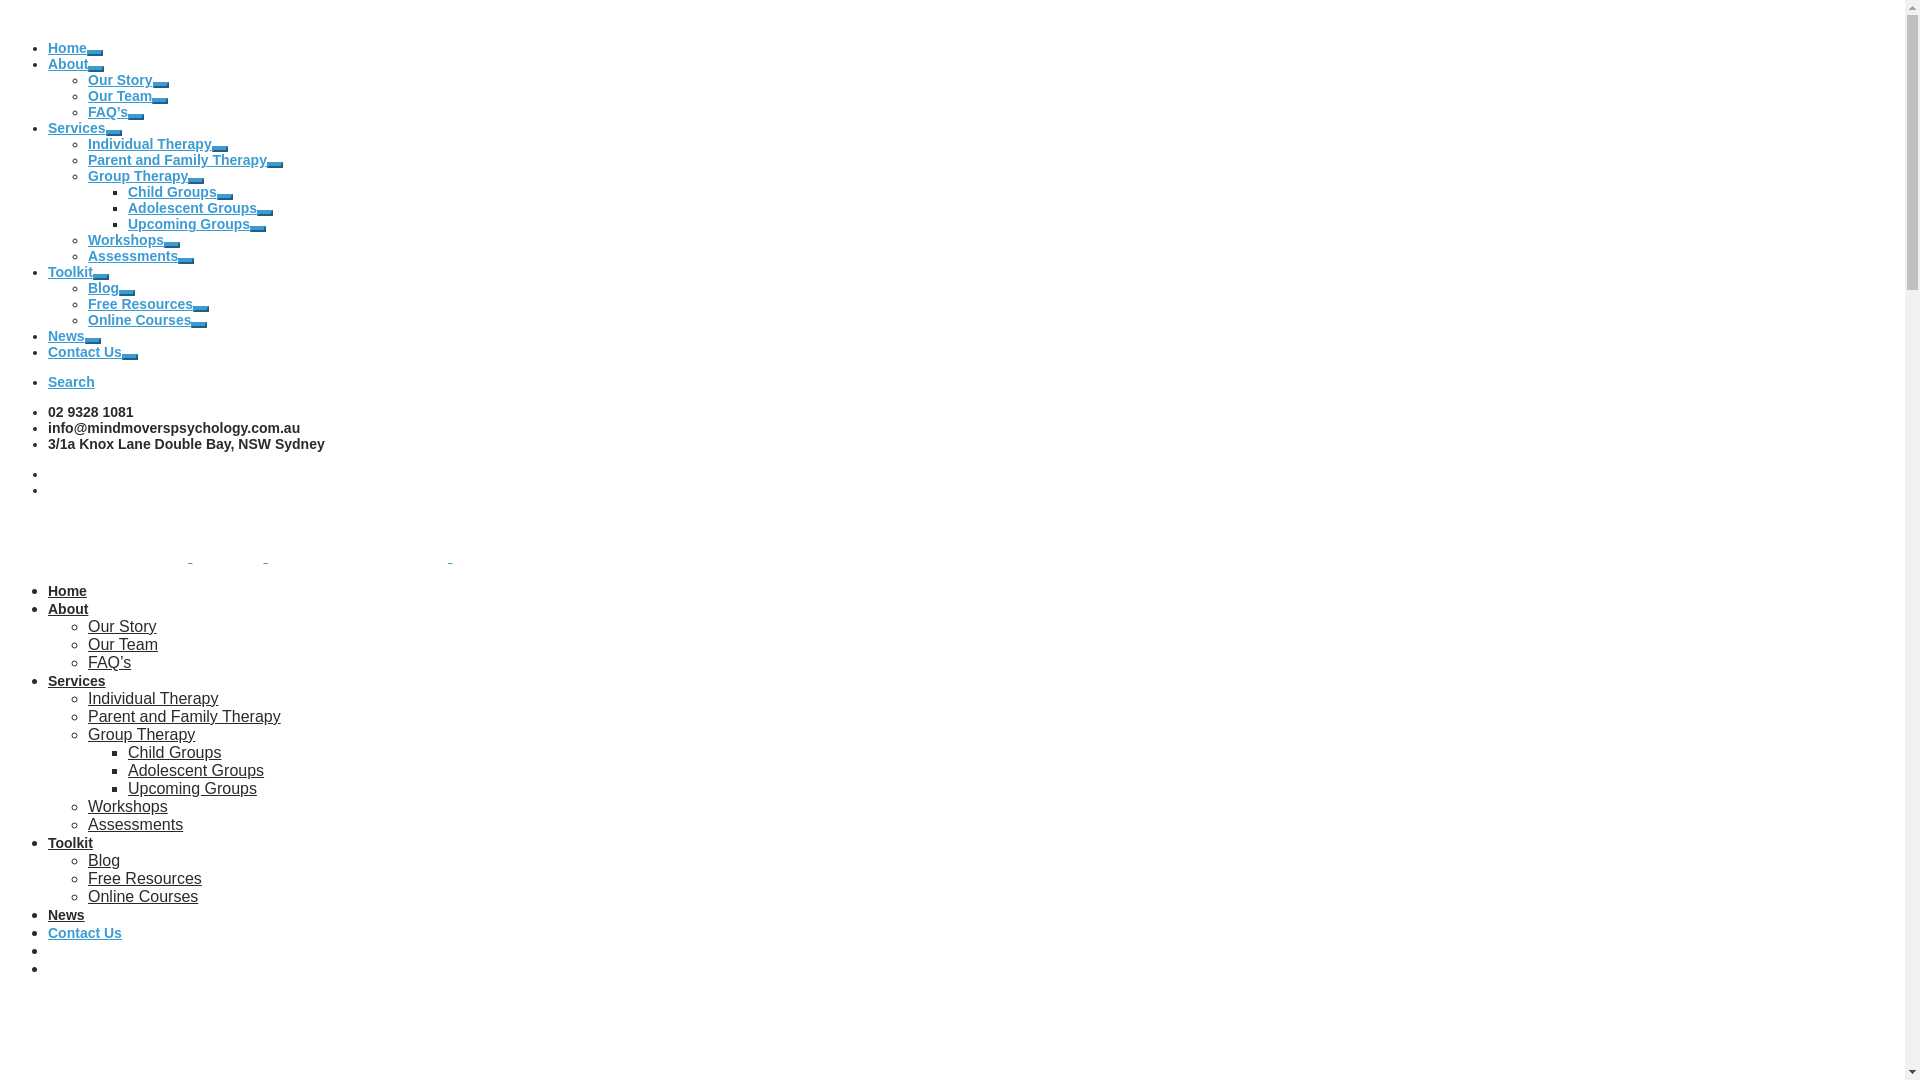 This screenshot has width=1920, height=1080. What do you see at coordinates (132, 254) in the screenshot?
I see `'Assessments'` at bounding box center [132, 254].